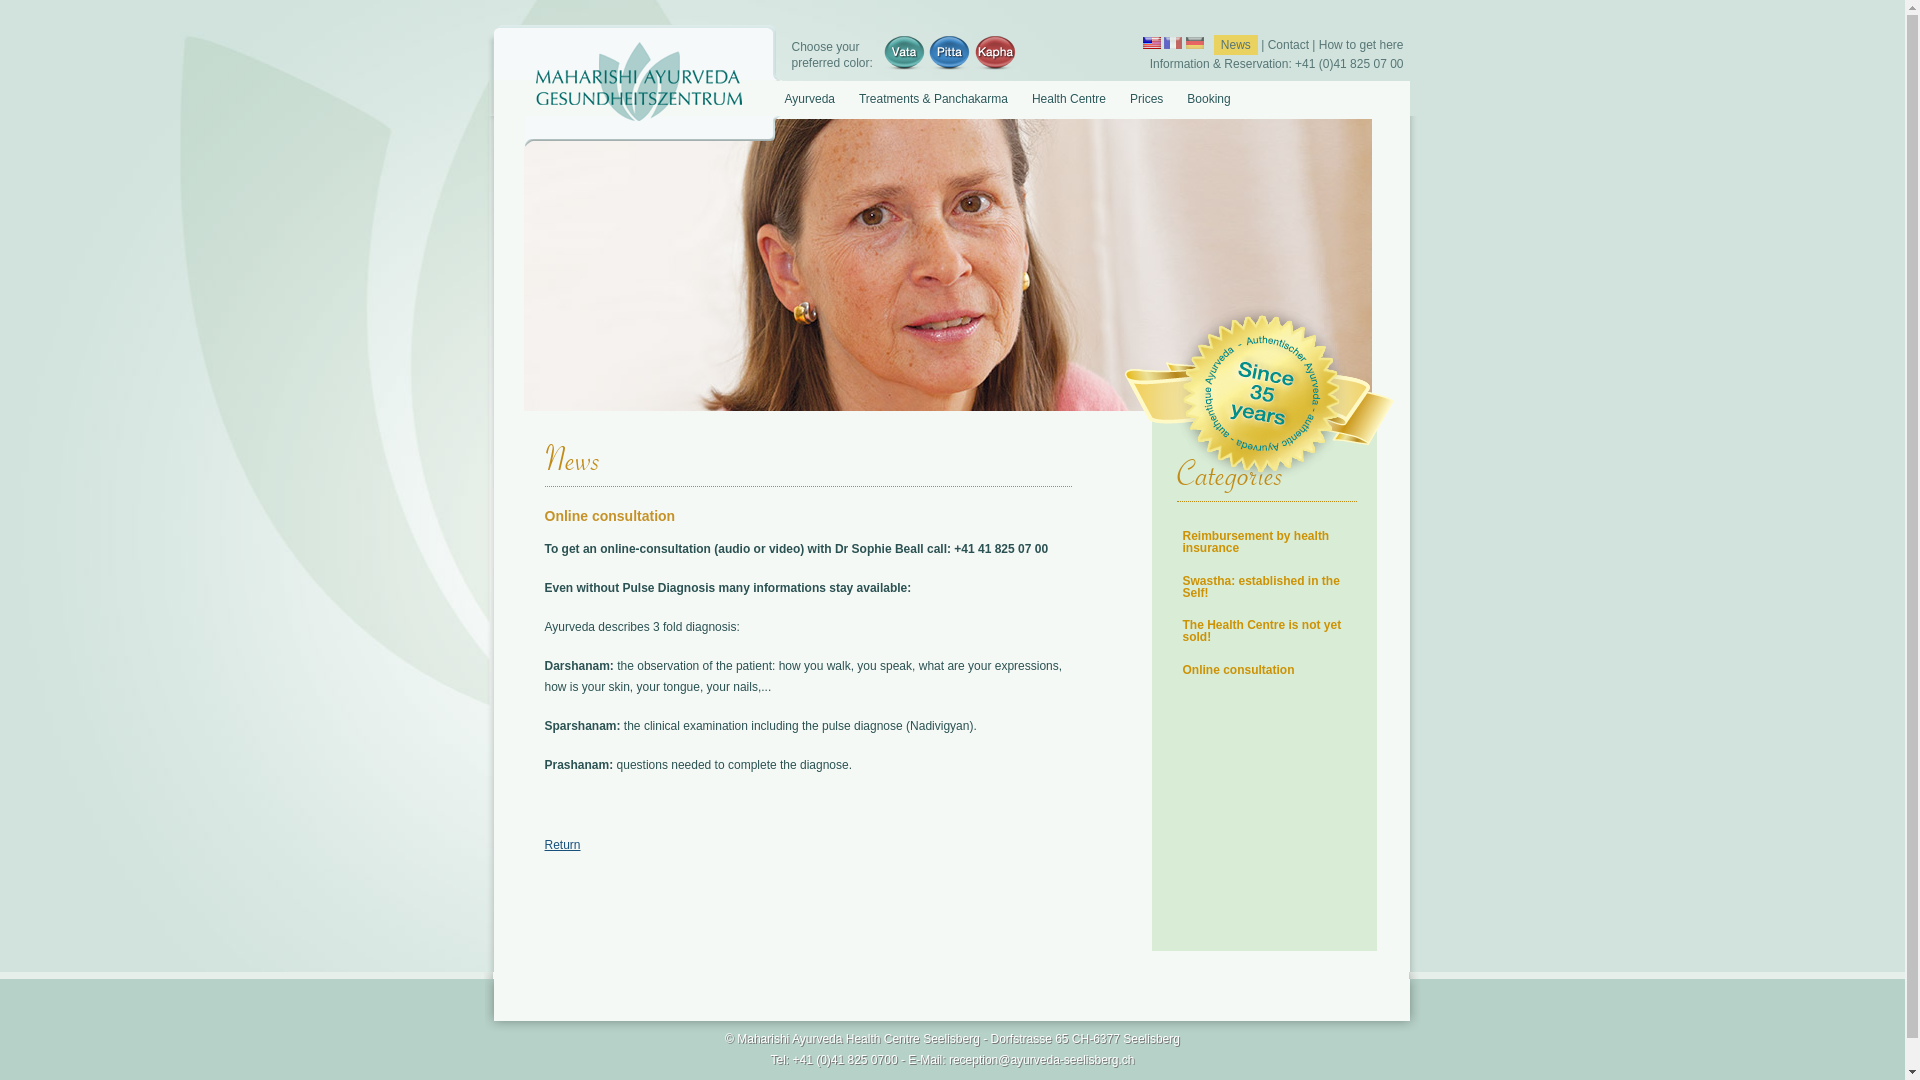 The image size is (1920, 1080). I want to click on 'Return', so click(560, 844).